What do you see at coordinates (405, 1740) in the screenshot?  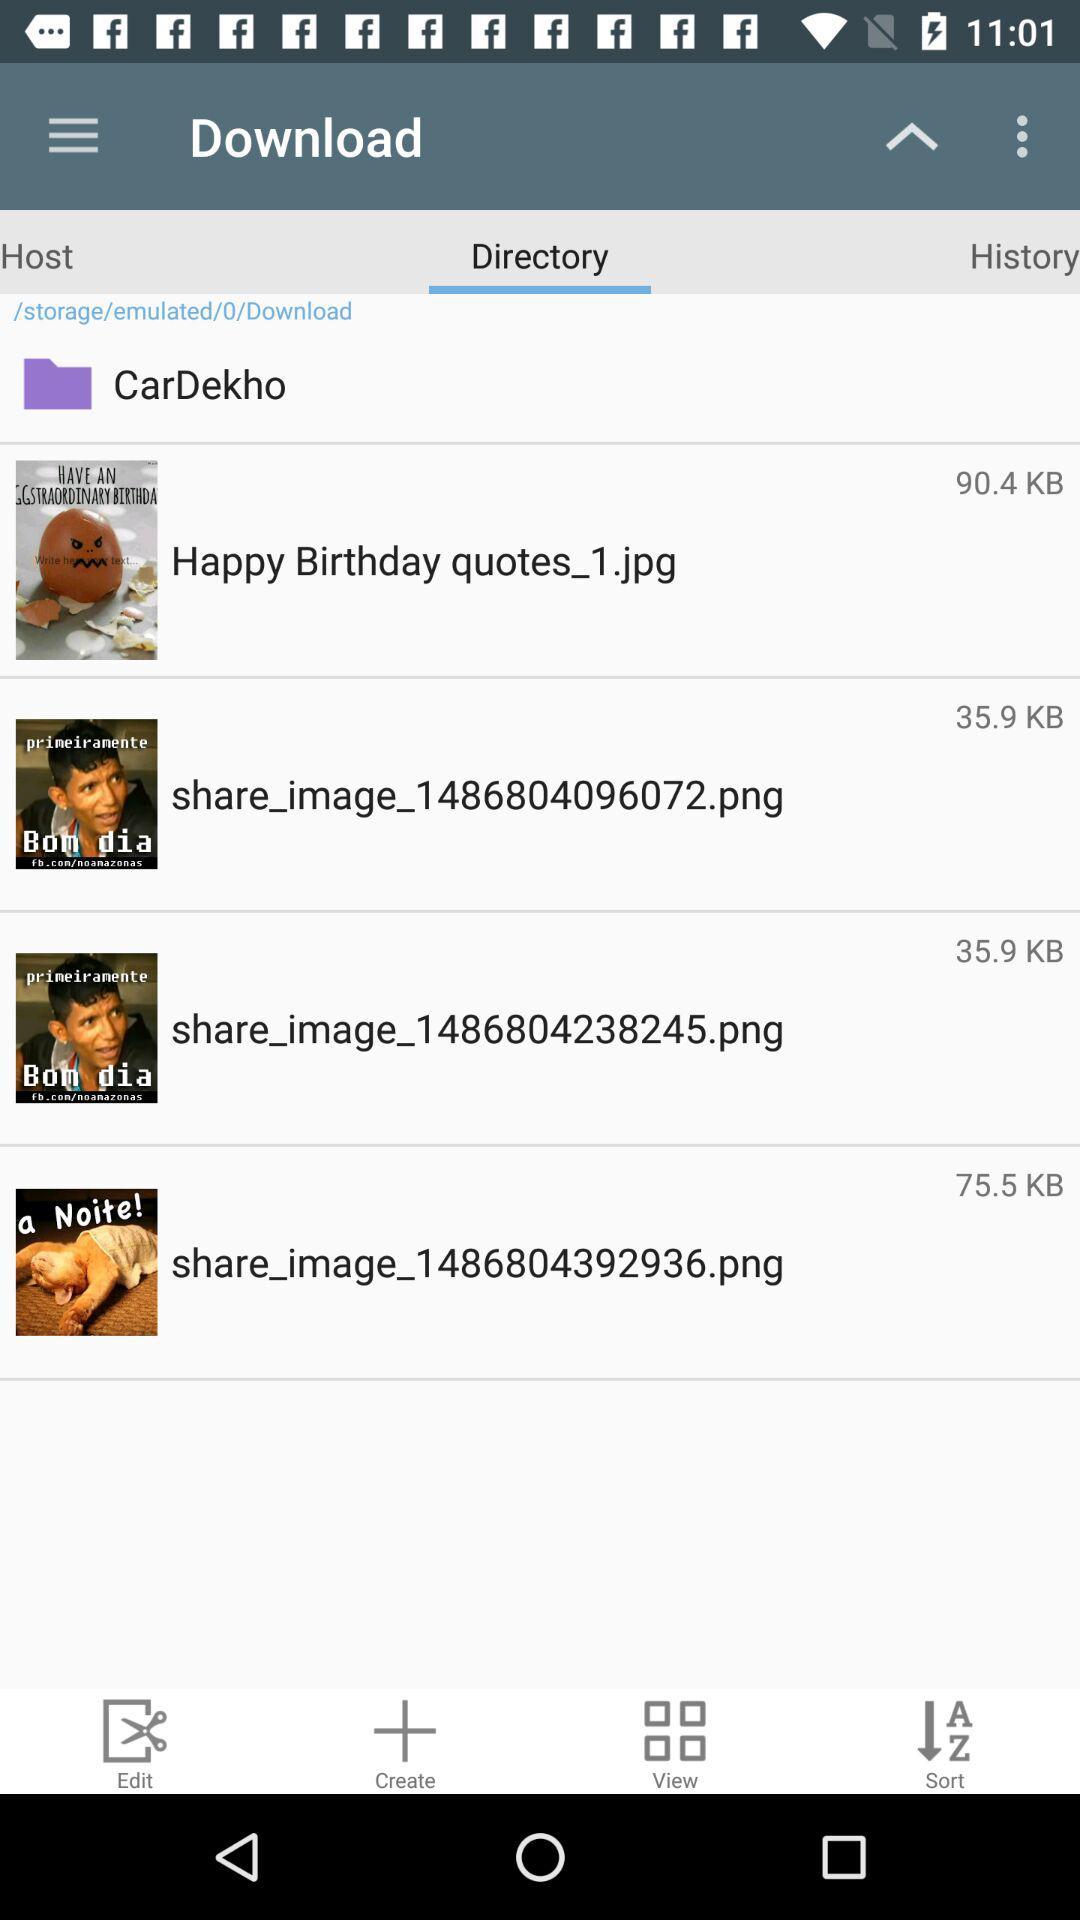 I see `new folder` at bounding box center [405, 1740].